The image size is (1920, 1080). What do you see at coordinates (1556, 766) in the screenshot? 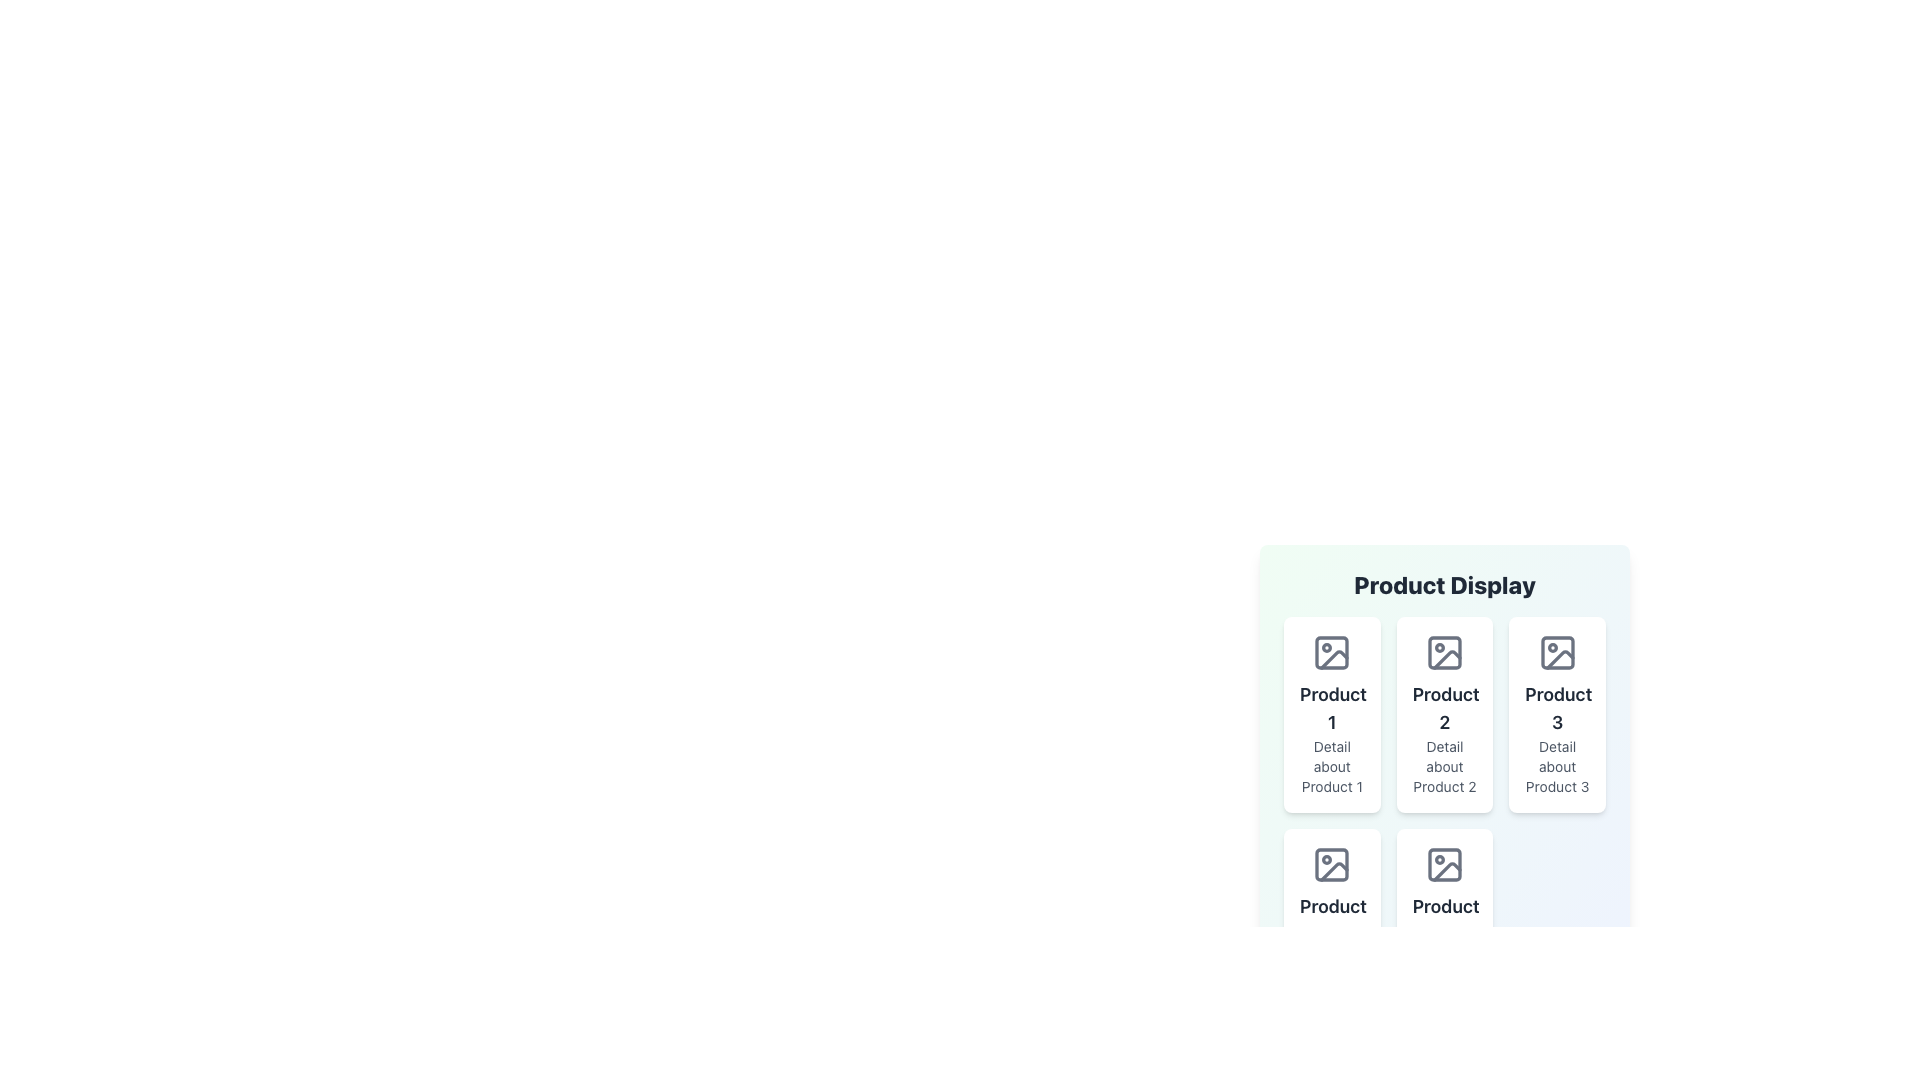
I see `the text label that contains 'Detail about Product 3', located directly below the 'Product 3' title in the rightmost card` at bounding box center [1556, 766].